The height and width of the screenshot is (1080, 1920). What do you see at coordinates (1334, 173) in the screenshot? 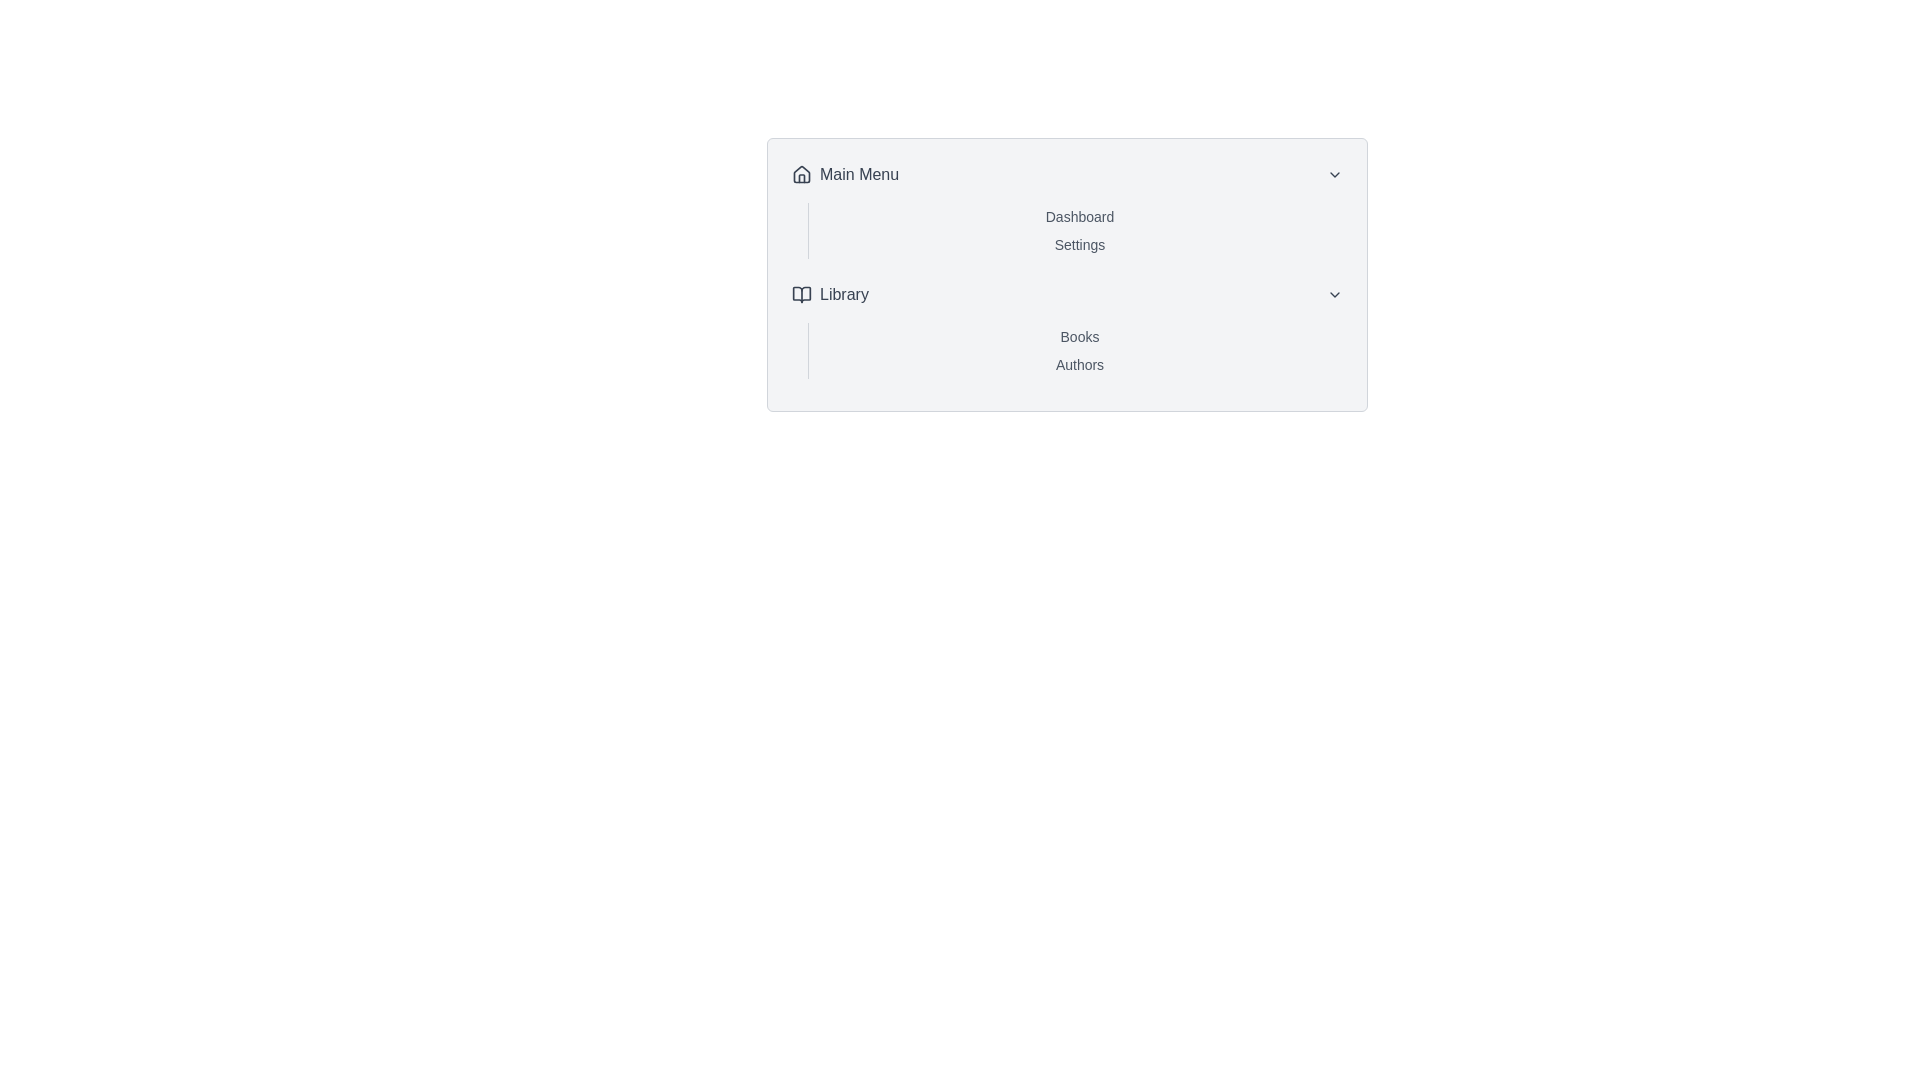
I see `the Chevron icon located beside the 'Main Menu' text` at bounding box center [1334, 173].